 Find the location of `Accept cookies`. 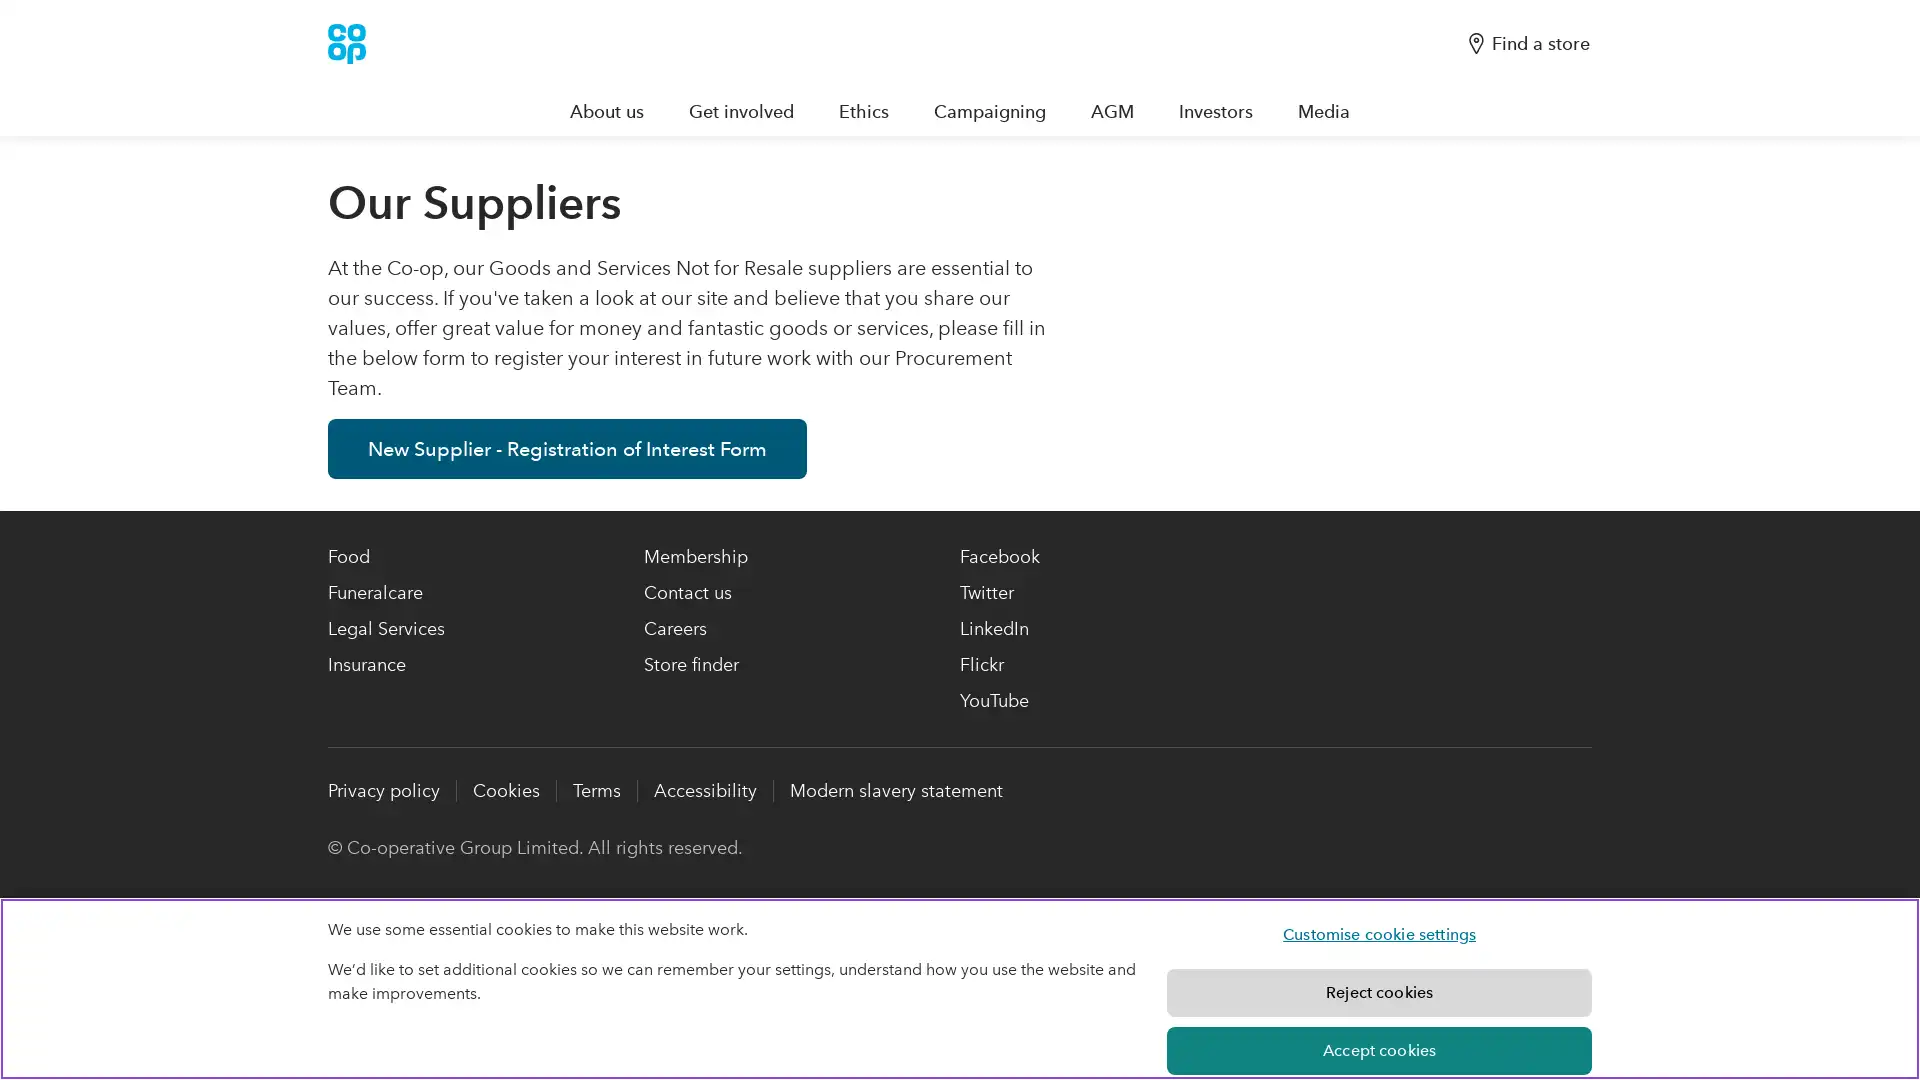

Accept cookies is located at coordinates (1377, 1049).